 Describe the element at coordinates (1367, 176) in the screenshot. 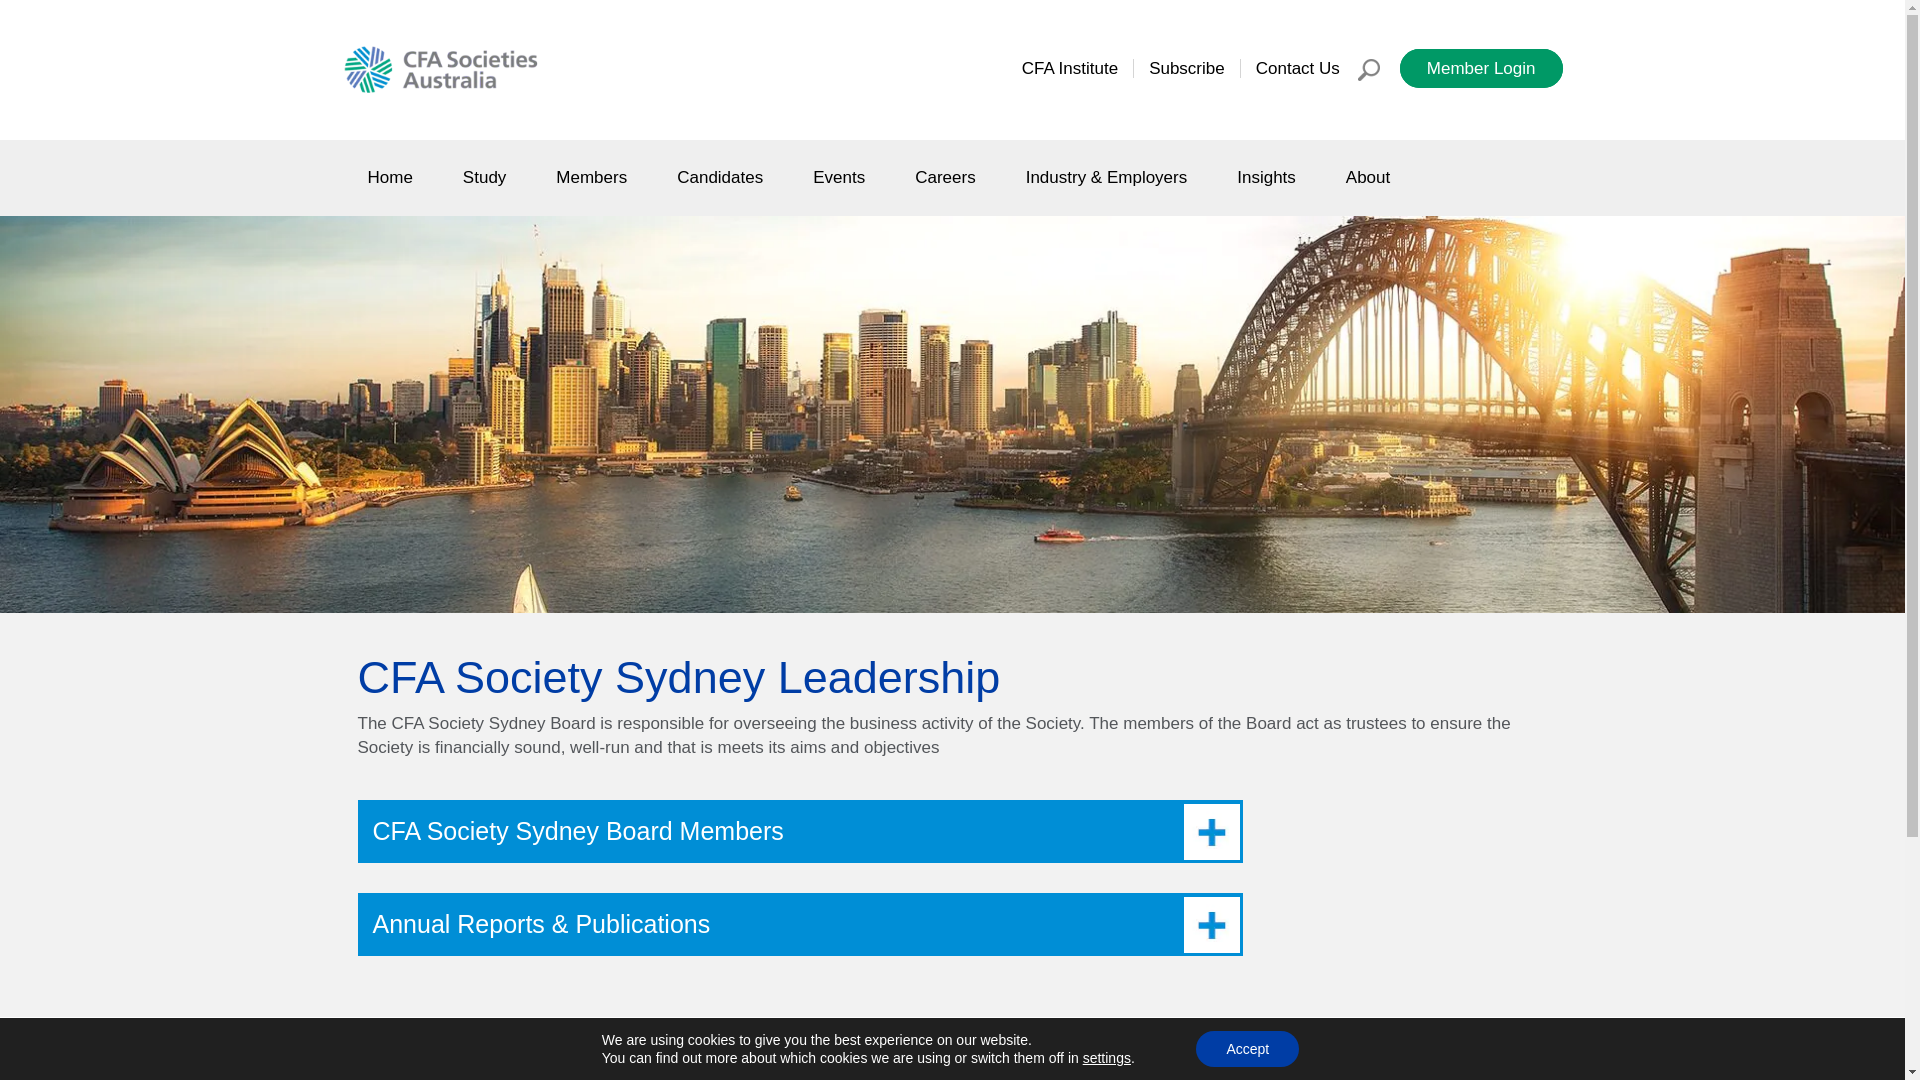

I see `'About'` at that location.